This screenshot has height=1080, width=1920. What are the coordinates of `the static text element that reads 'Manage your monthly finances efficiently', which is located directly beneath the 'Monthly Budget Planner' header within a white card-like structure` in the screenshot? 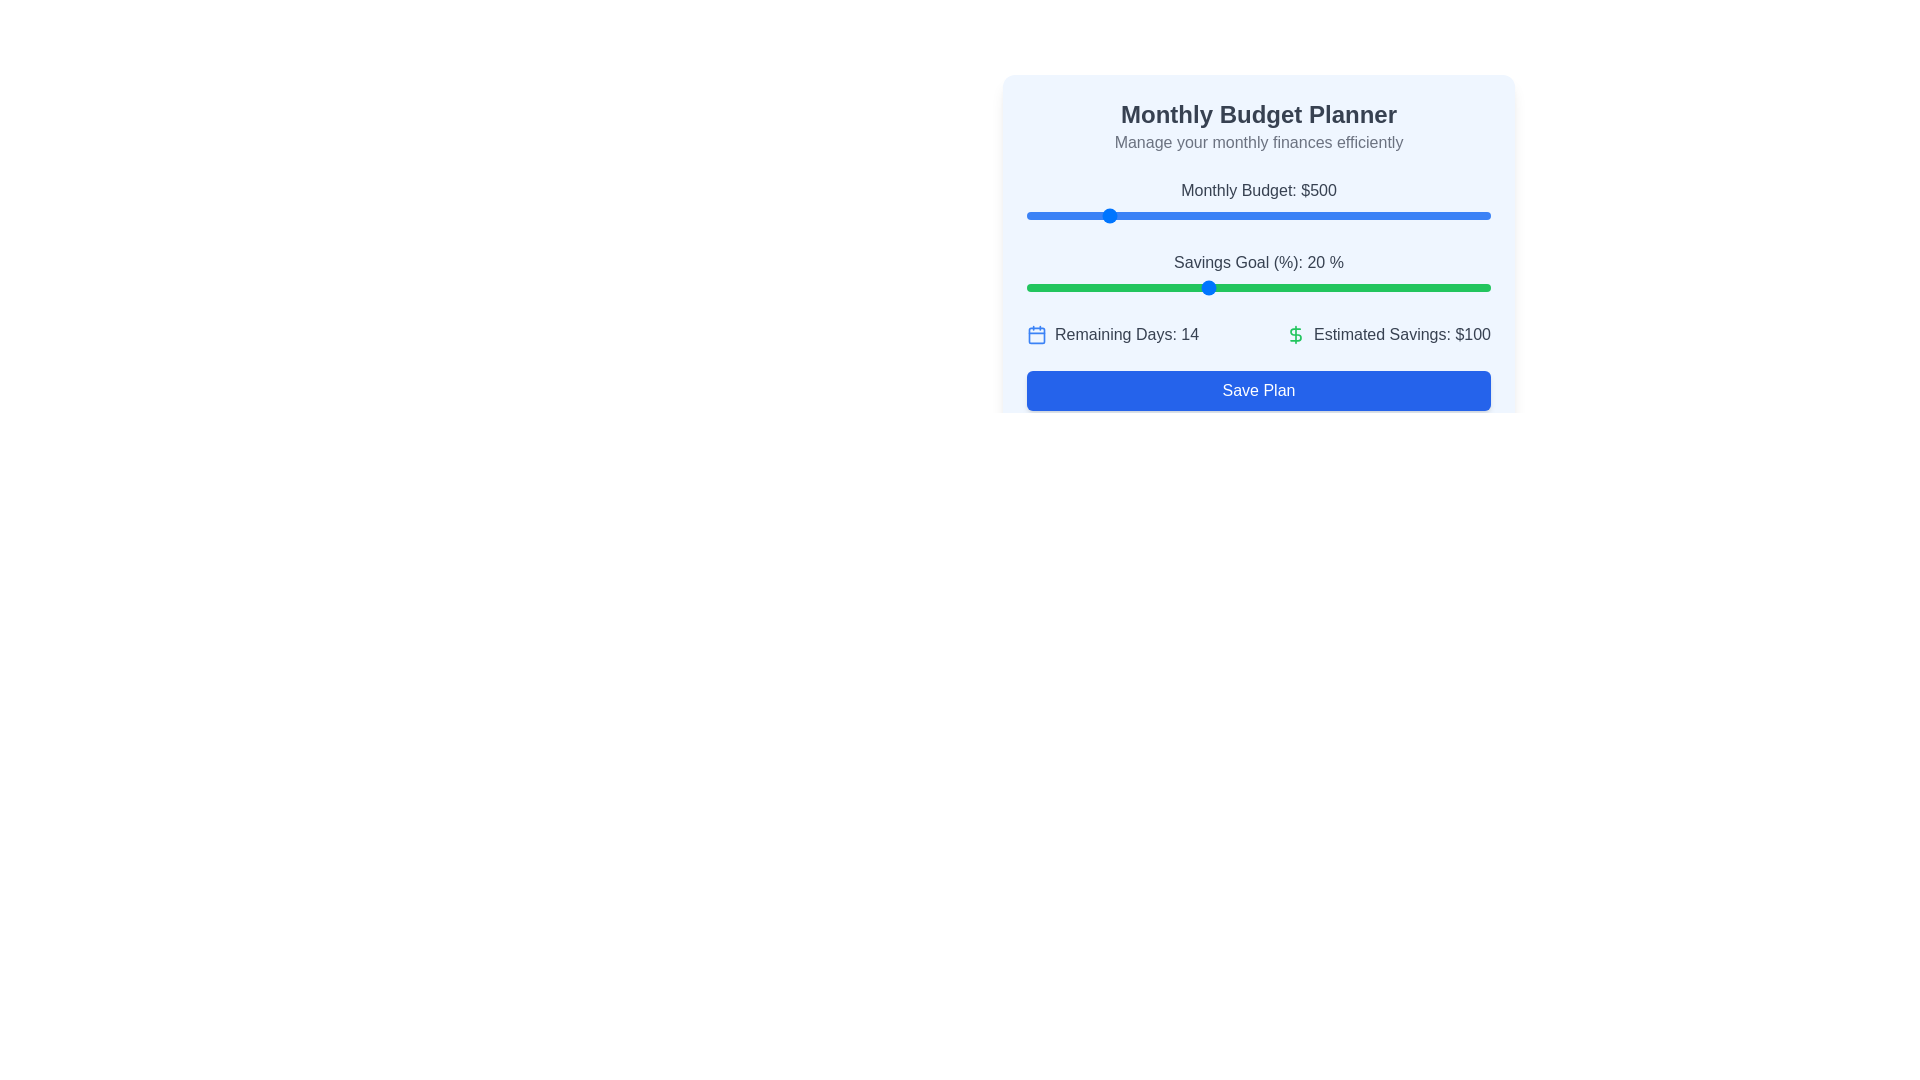 It's located at (1257, 141).